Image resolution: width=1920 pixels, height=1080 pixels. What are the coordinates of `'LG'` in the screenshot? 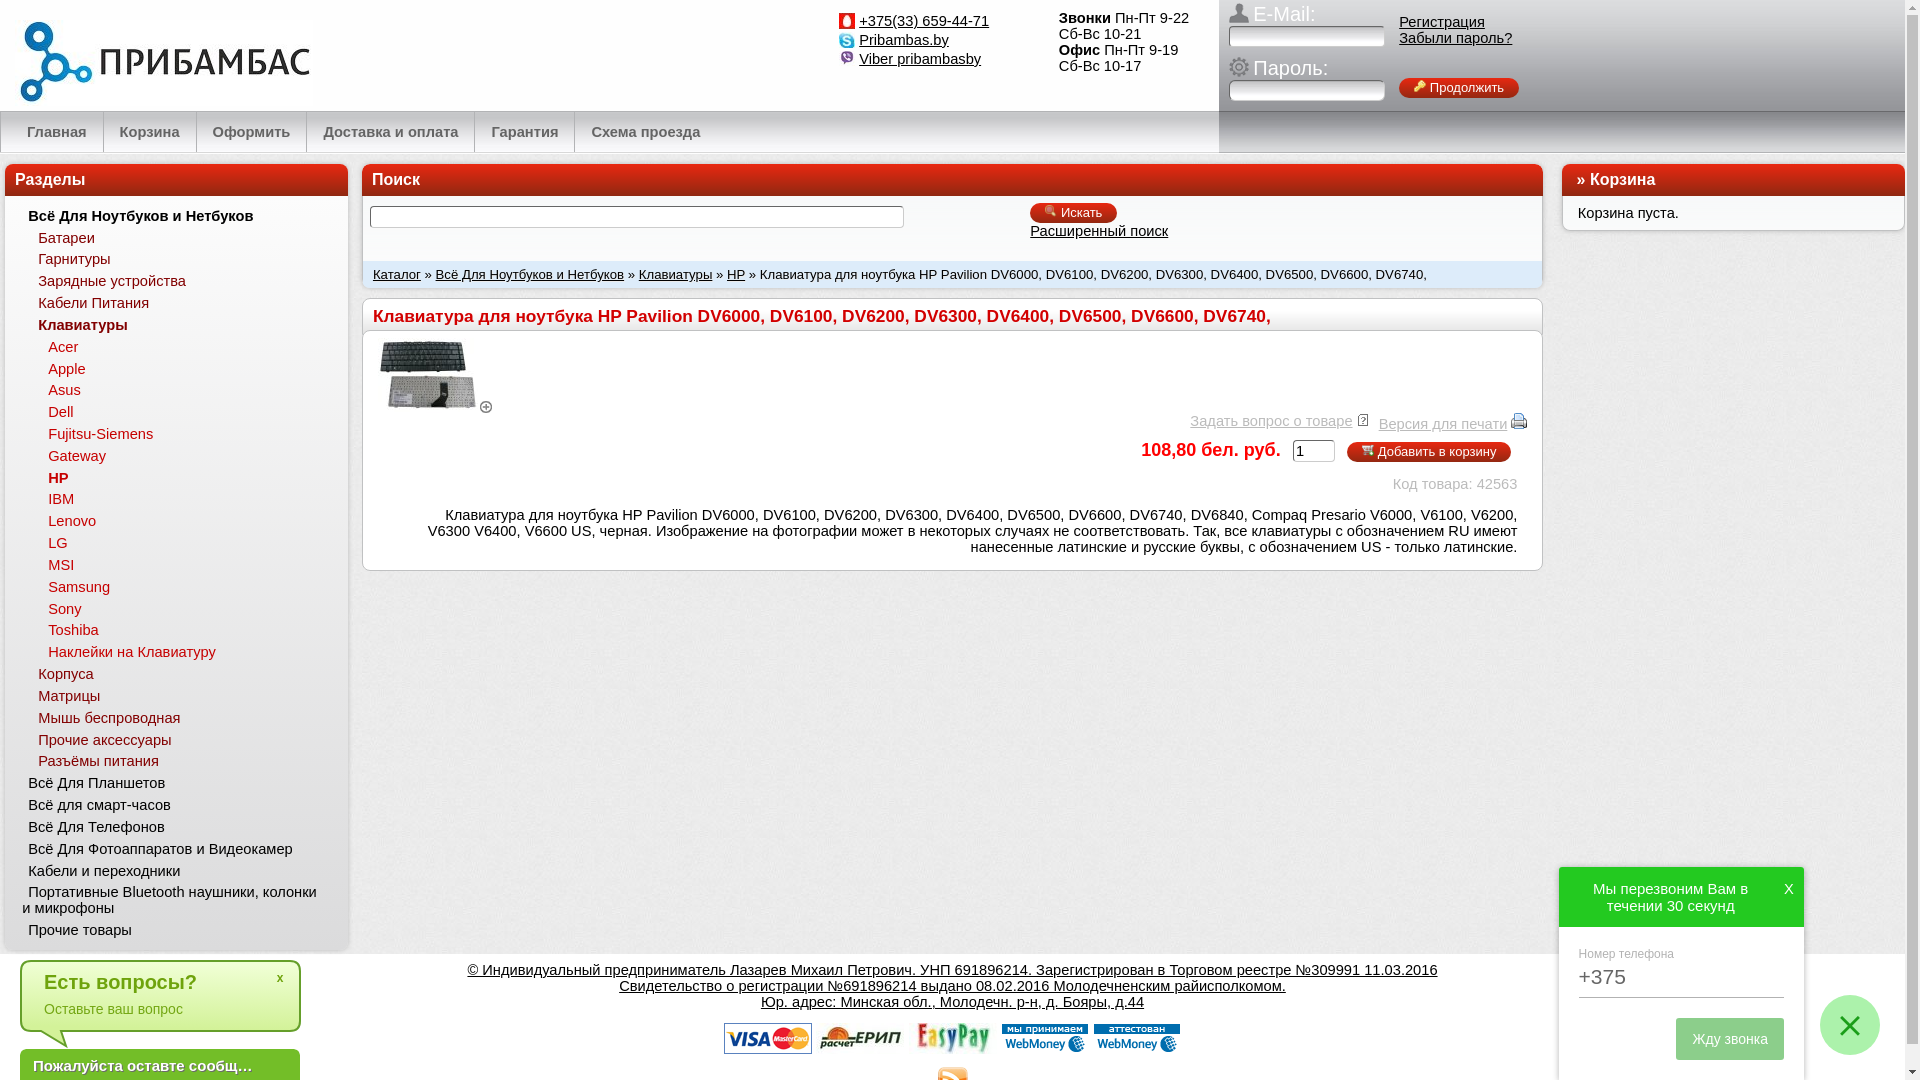 It's located at (42, 543).